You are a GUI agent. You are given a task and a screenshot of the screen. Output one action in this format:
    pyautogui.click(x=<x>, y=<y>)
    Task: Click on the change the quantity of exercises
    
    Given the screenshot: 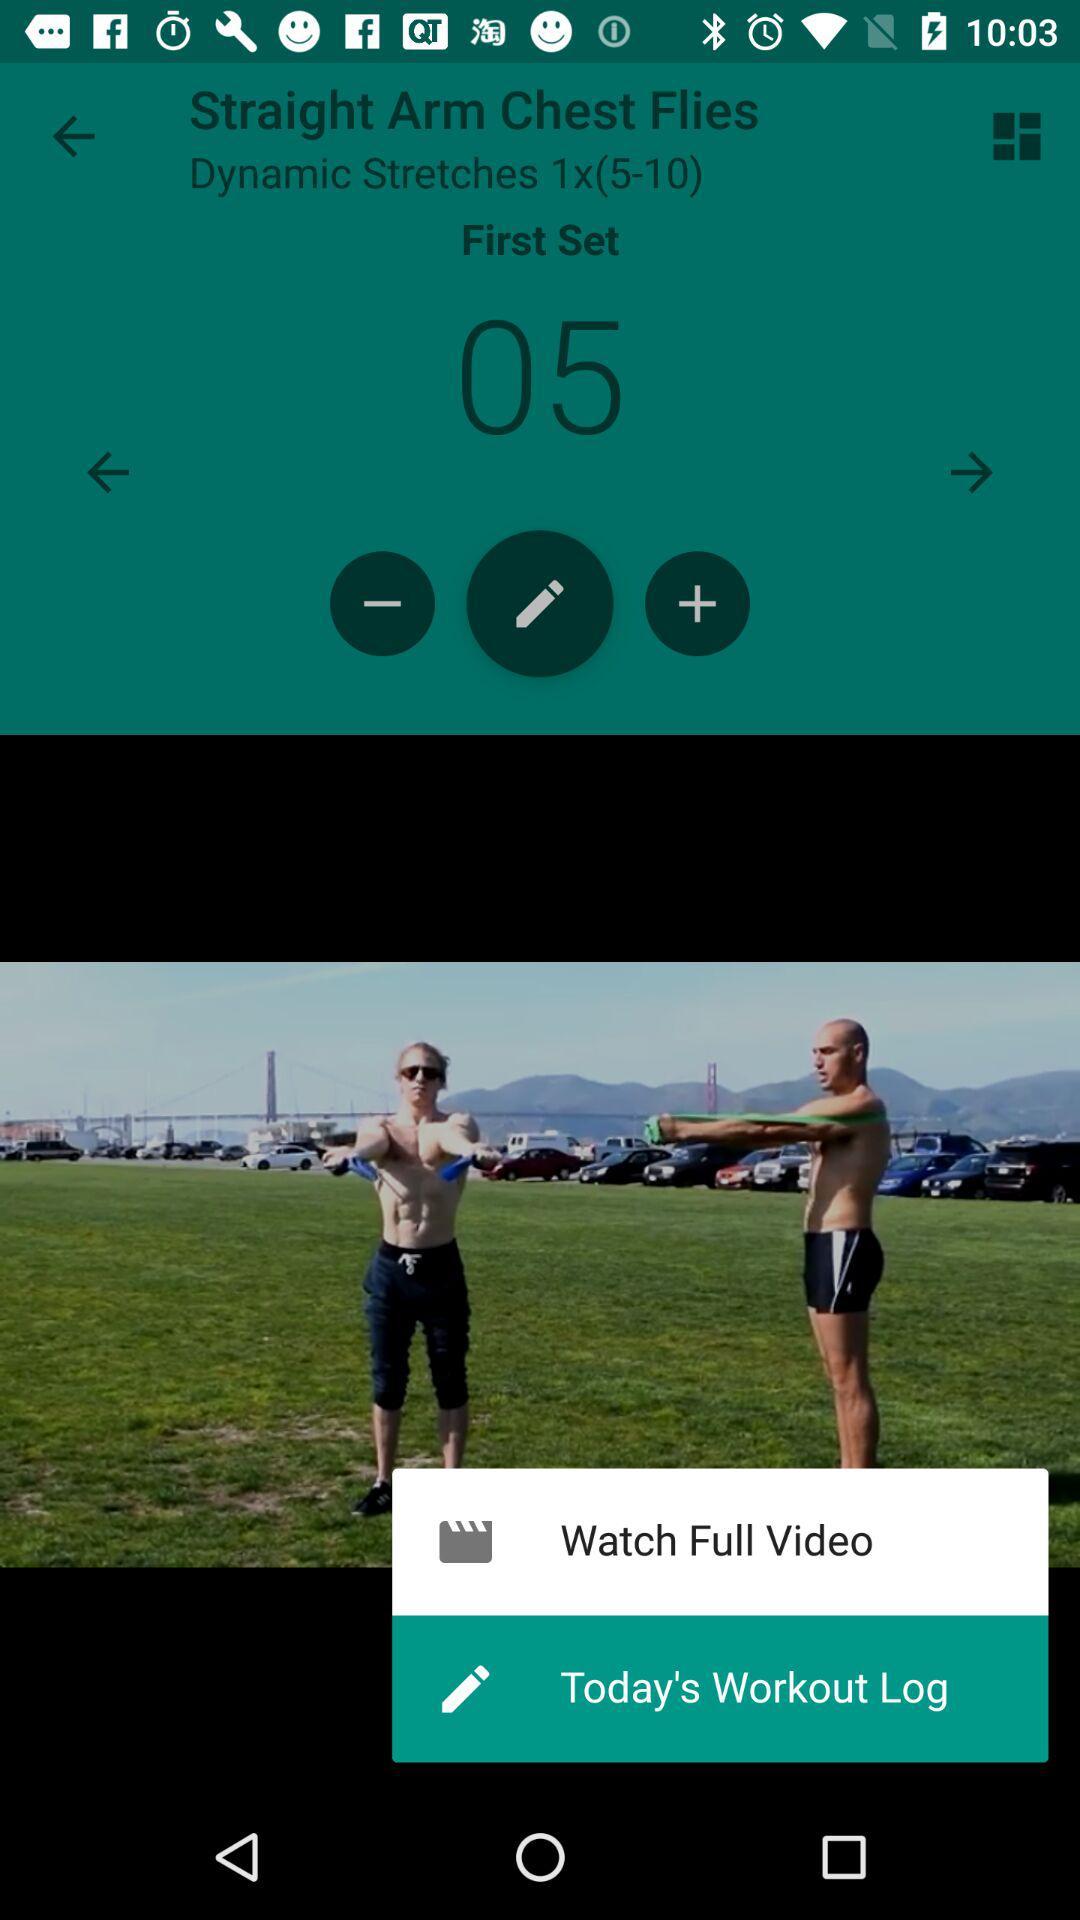 What is the action you would take?
    pyautogui.click(x=382, y=602)
    